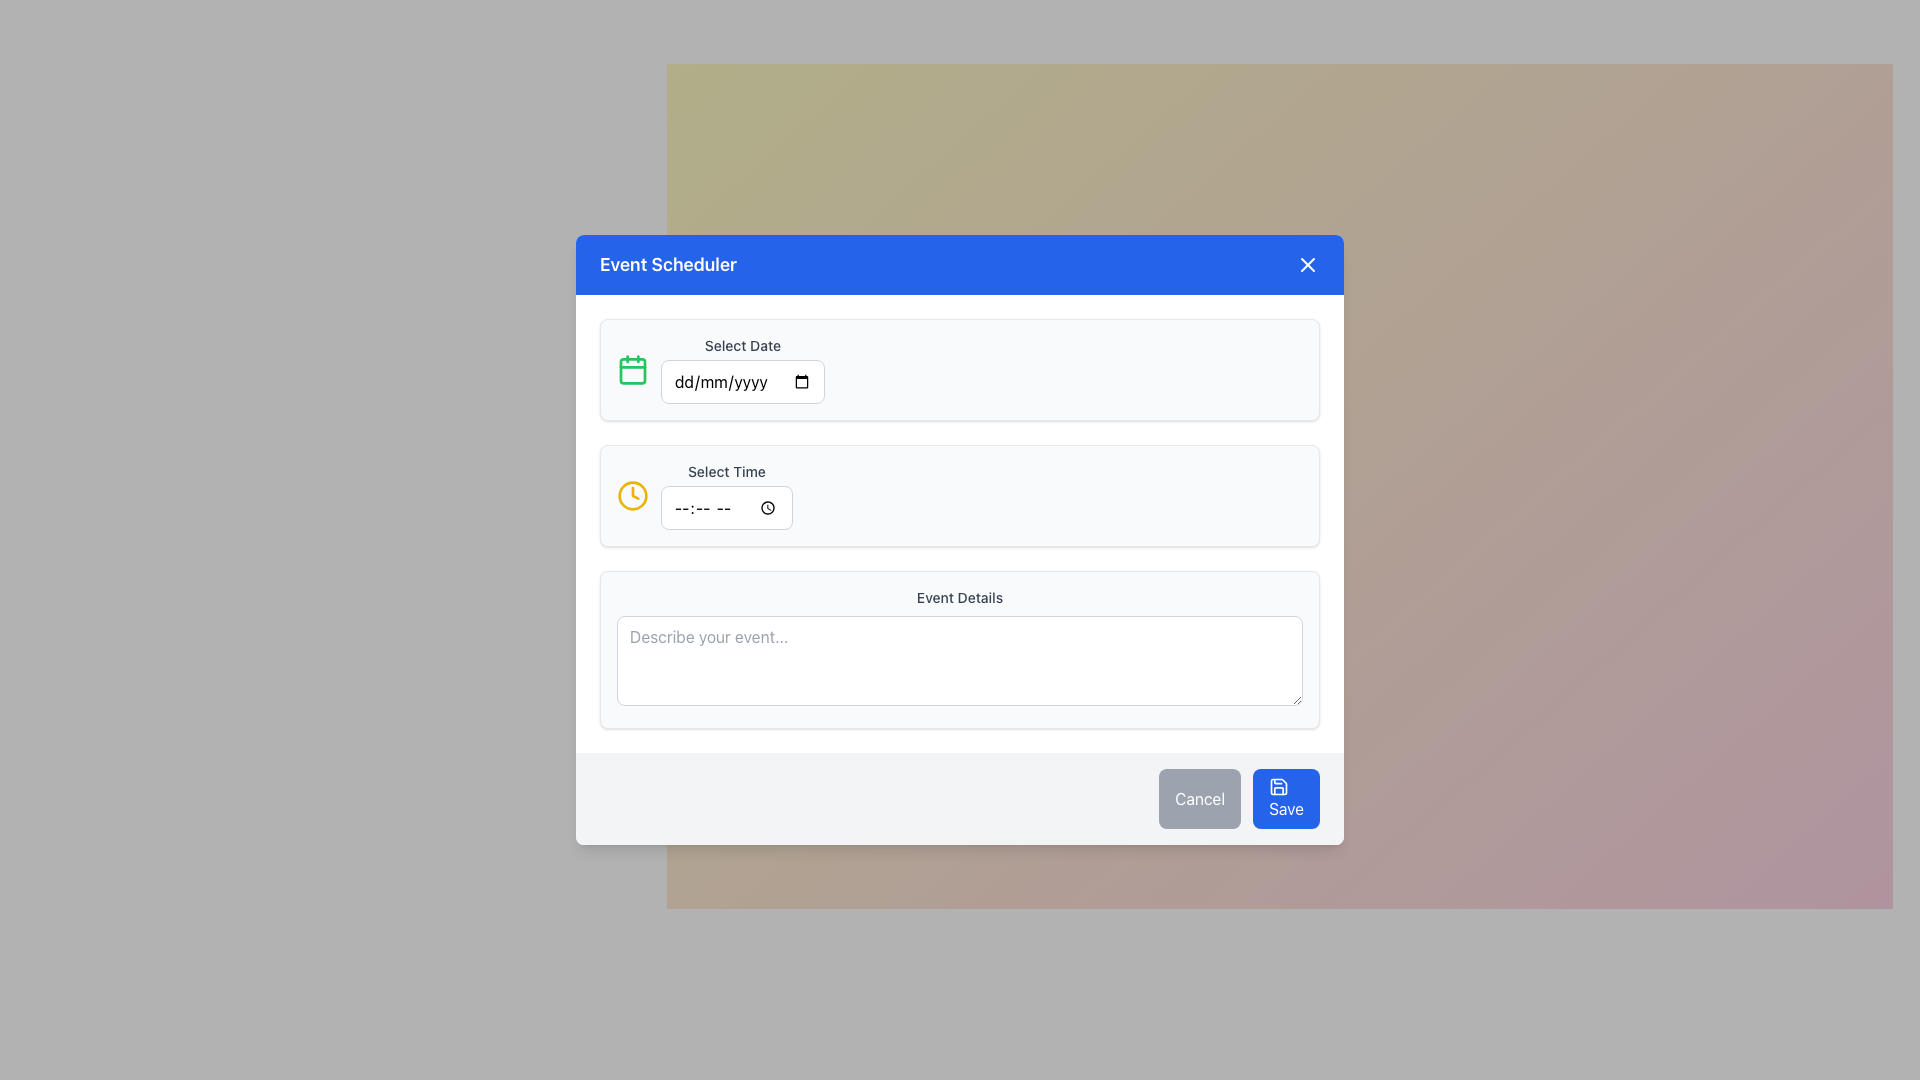 This screenshot has width=1920, height=1080. I want to click on the 'Save' button located in the lower right corner of the modal dialog, which is represented by the save action icon positioned at its center-left, so click(1278, 785).